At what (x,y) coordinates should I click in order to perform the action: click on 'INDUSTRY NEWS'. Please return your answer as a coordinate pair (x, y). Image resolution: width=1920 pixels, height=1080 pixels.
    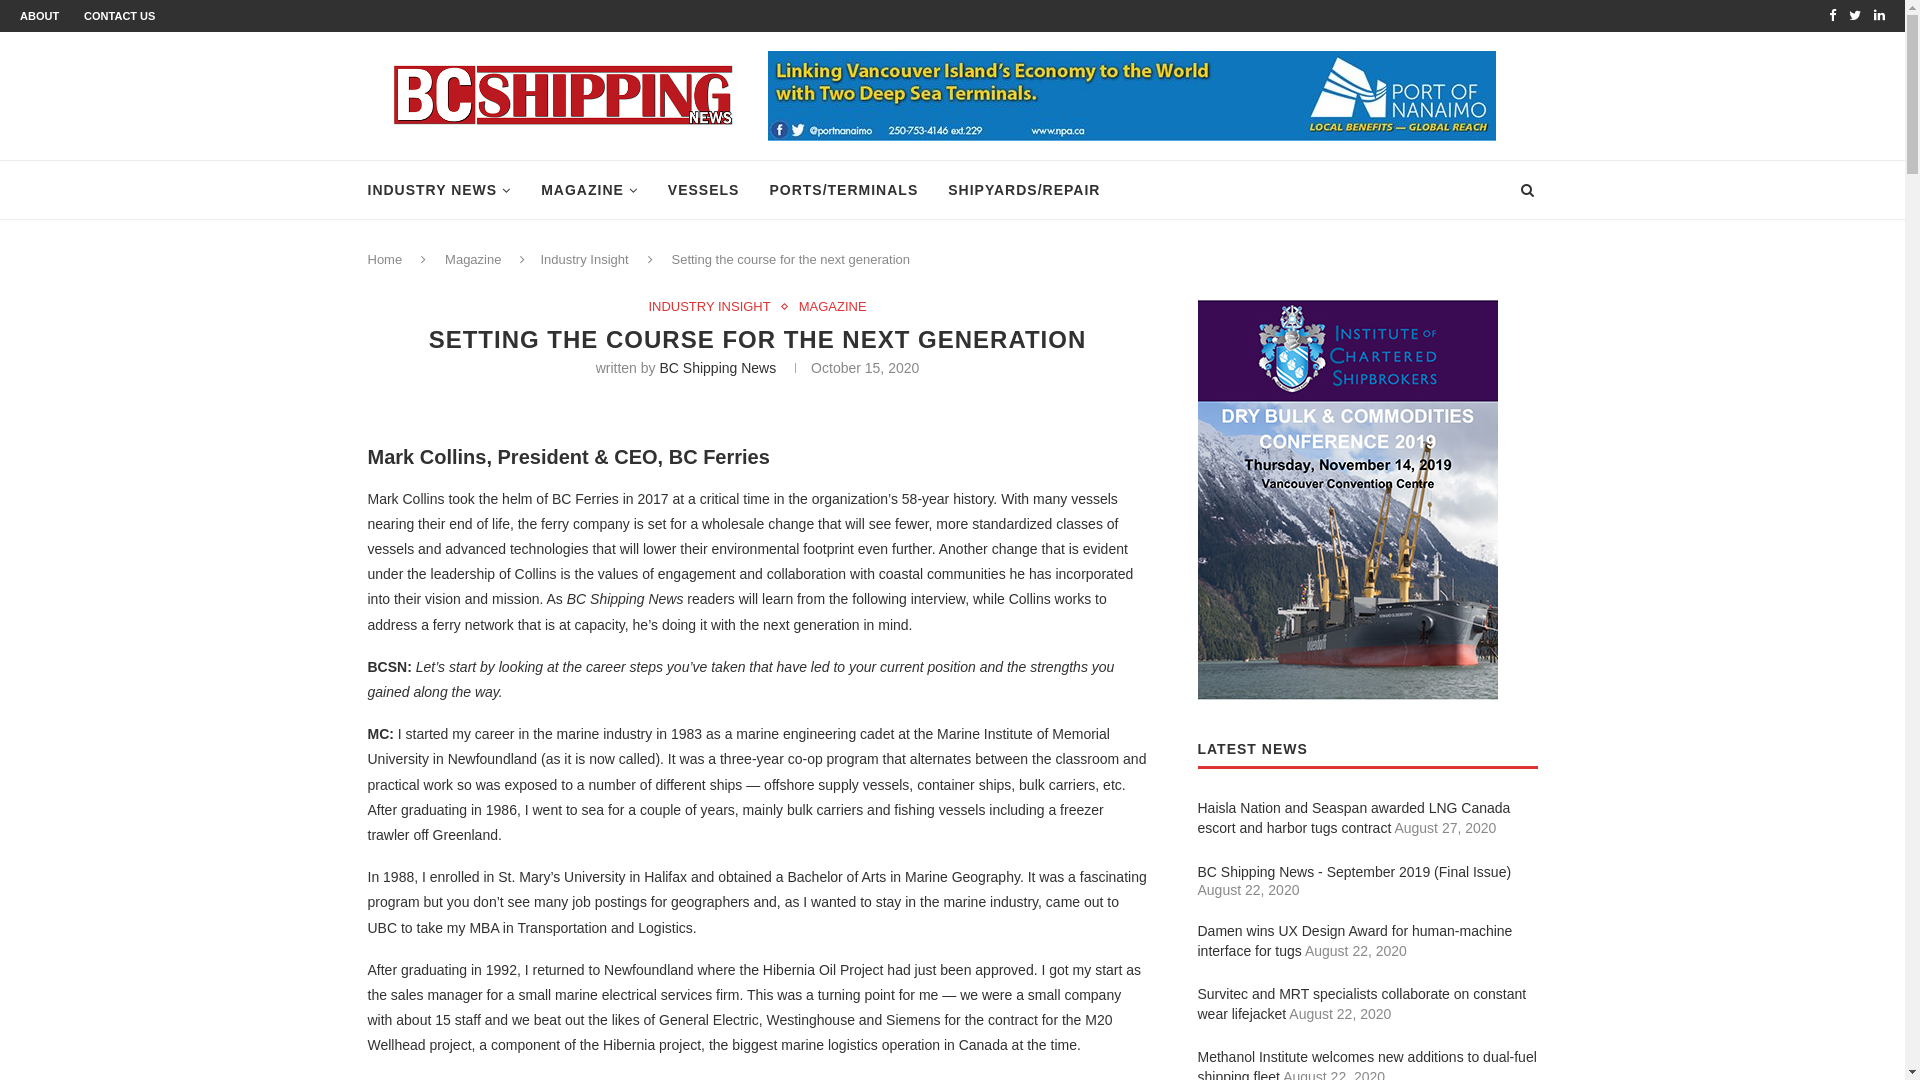
    Looking at the image, I should click on (439, 190).